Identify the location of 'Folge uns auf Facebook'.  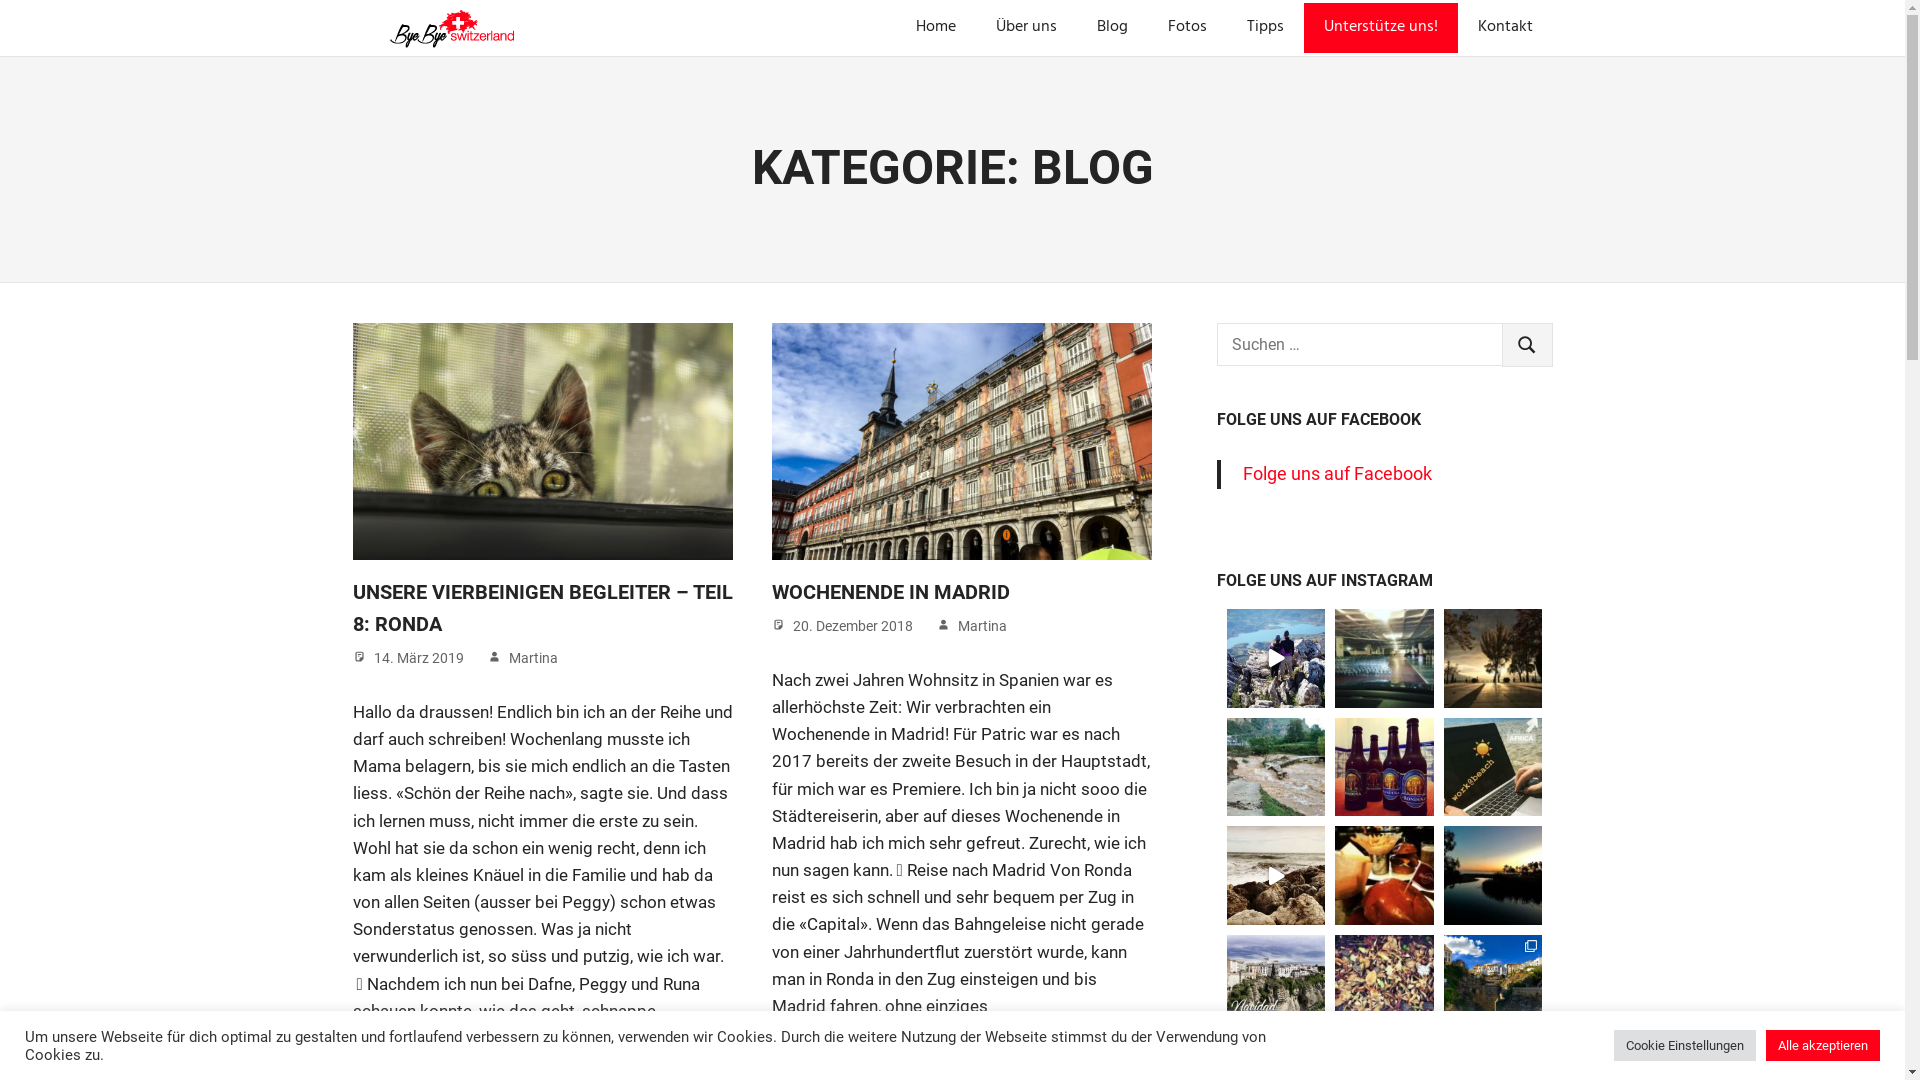
(1242, 473).